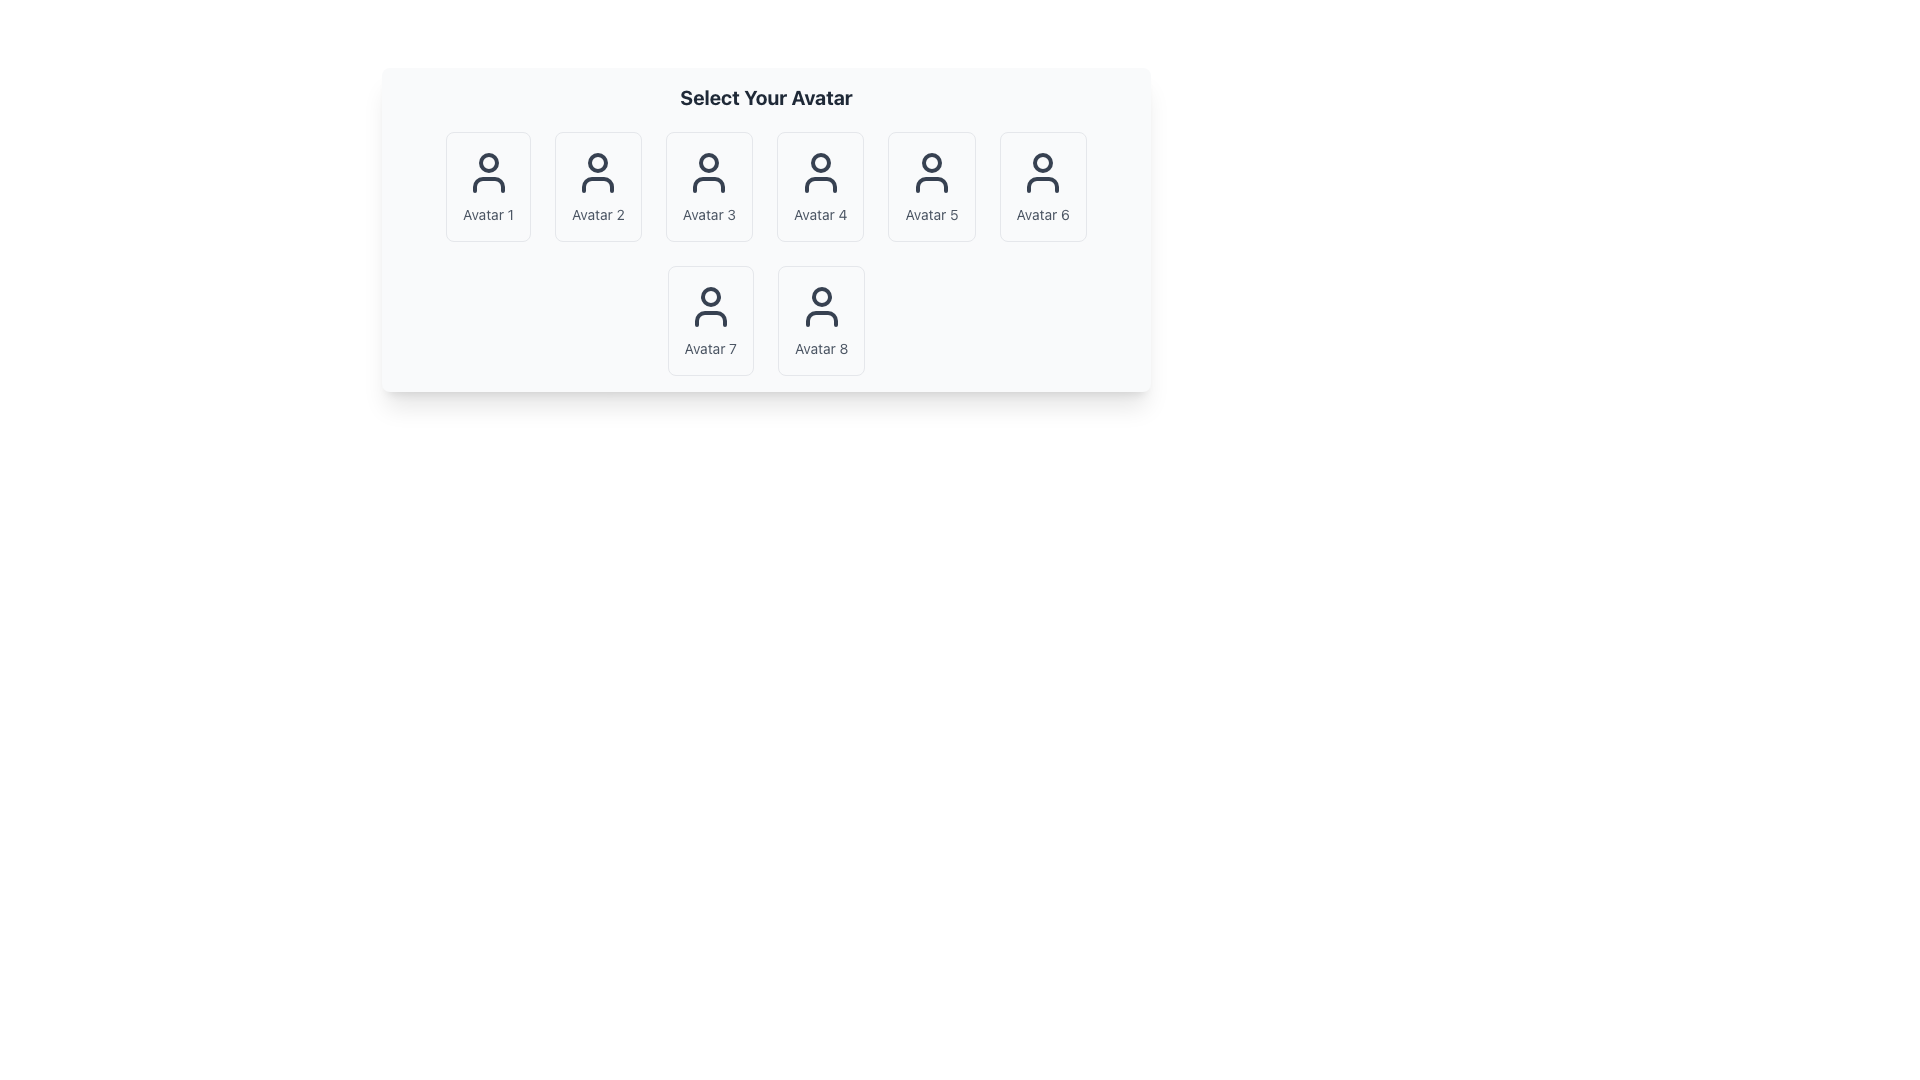 The width and height of the screenshot is (1920, 1080). I want to click on the avatar head icon representing Avatar 8, which is located in the second row and second column of the selection grid, centered above the text label 'Avatar 8', so click(821, 297).